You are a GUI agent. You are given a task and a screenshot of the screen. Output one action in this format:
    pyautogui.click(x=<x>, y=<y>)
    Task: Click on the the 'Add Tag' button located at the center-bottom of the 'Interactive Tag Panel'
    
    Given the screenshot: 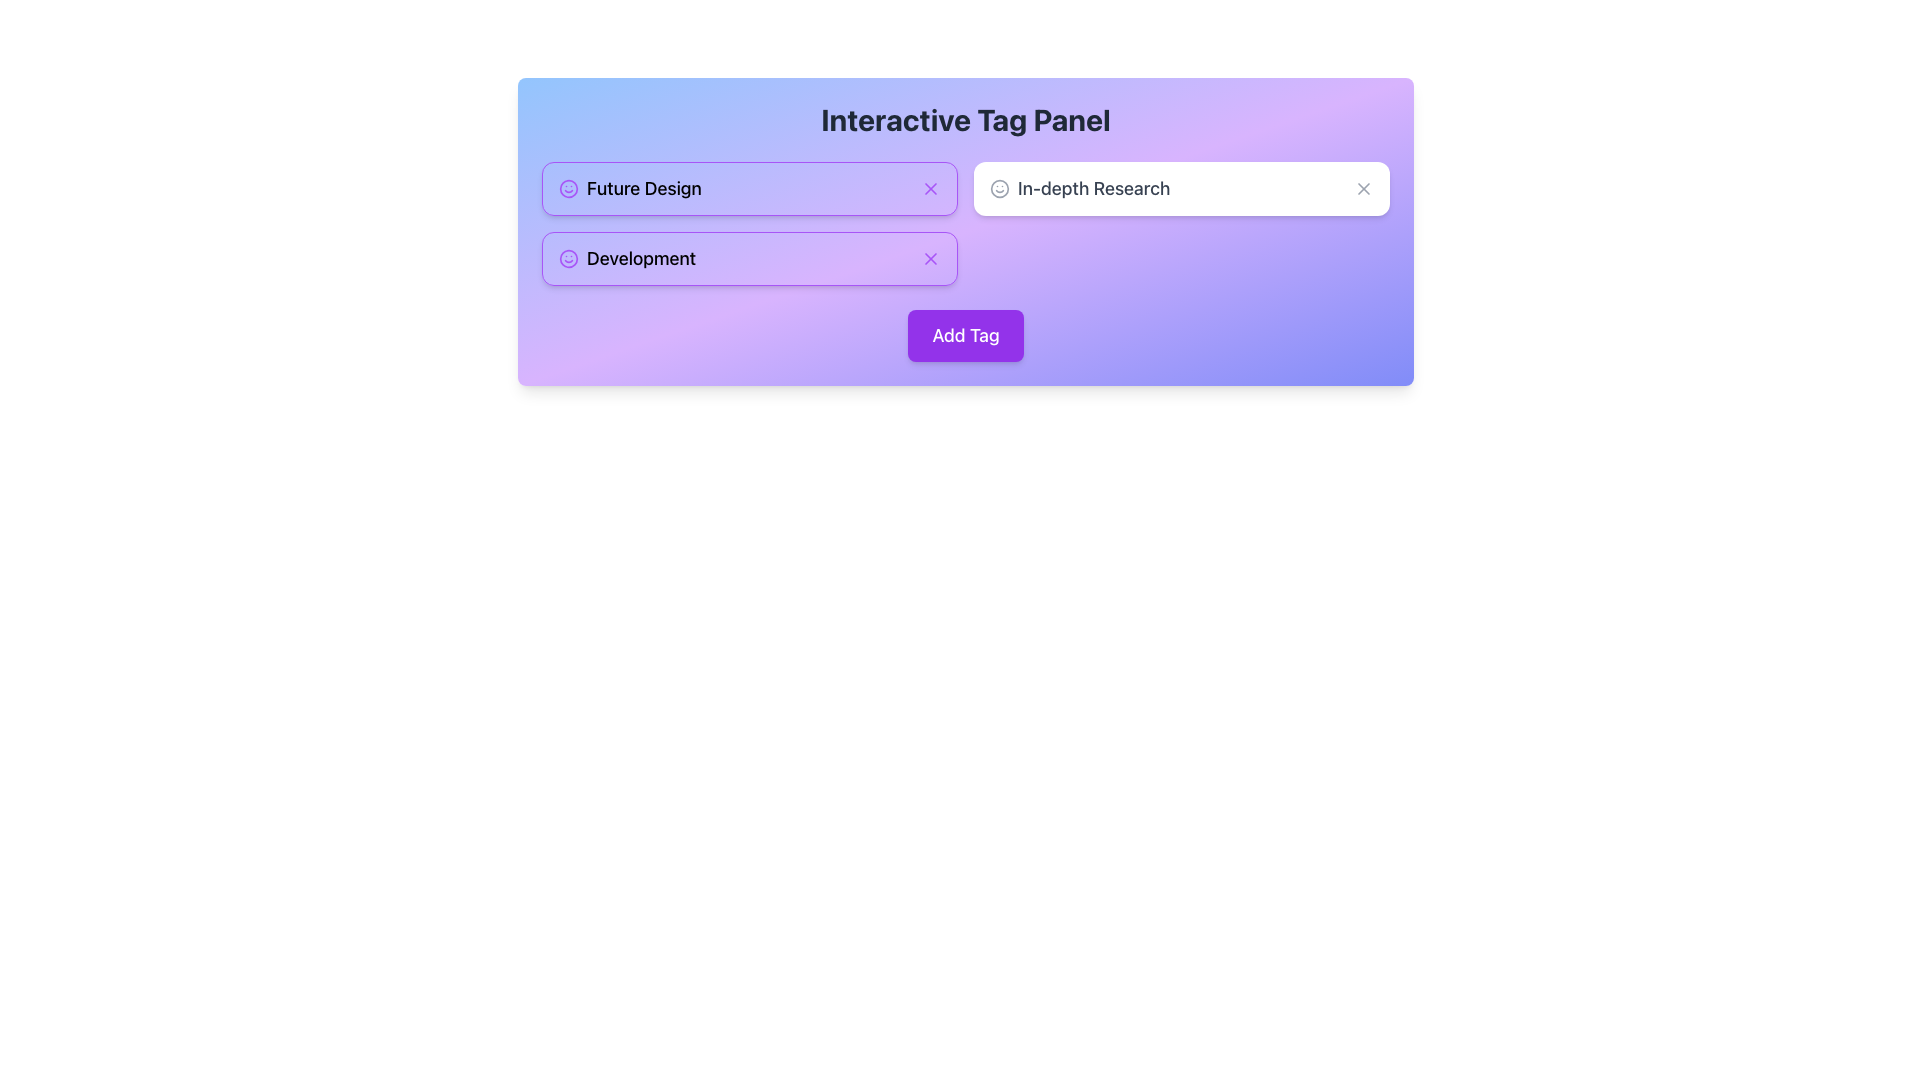 What is the action you would take?
    pyautogui.click(x=965, y=334)
    